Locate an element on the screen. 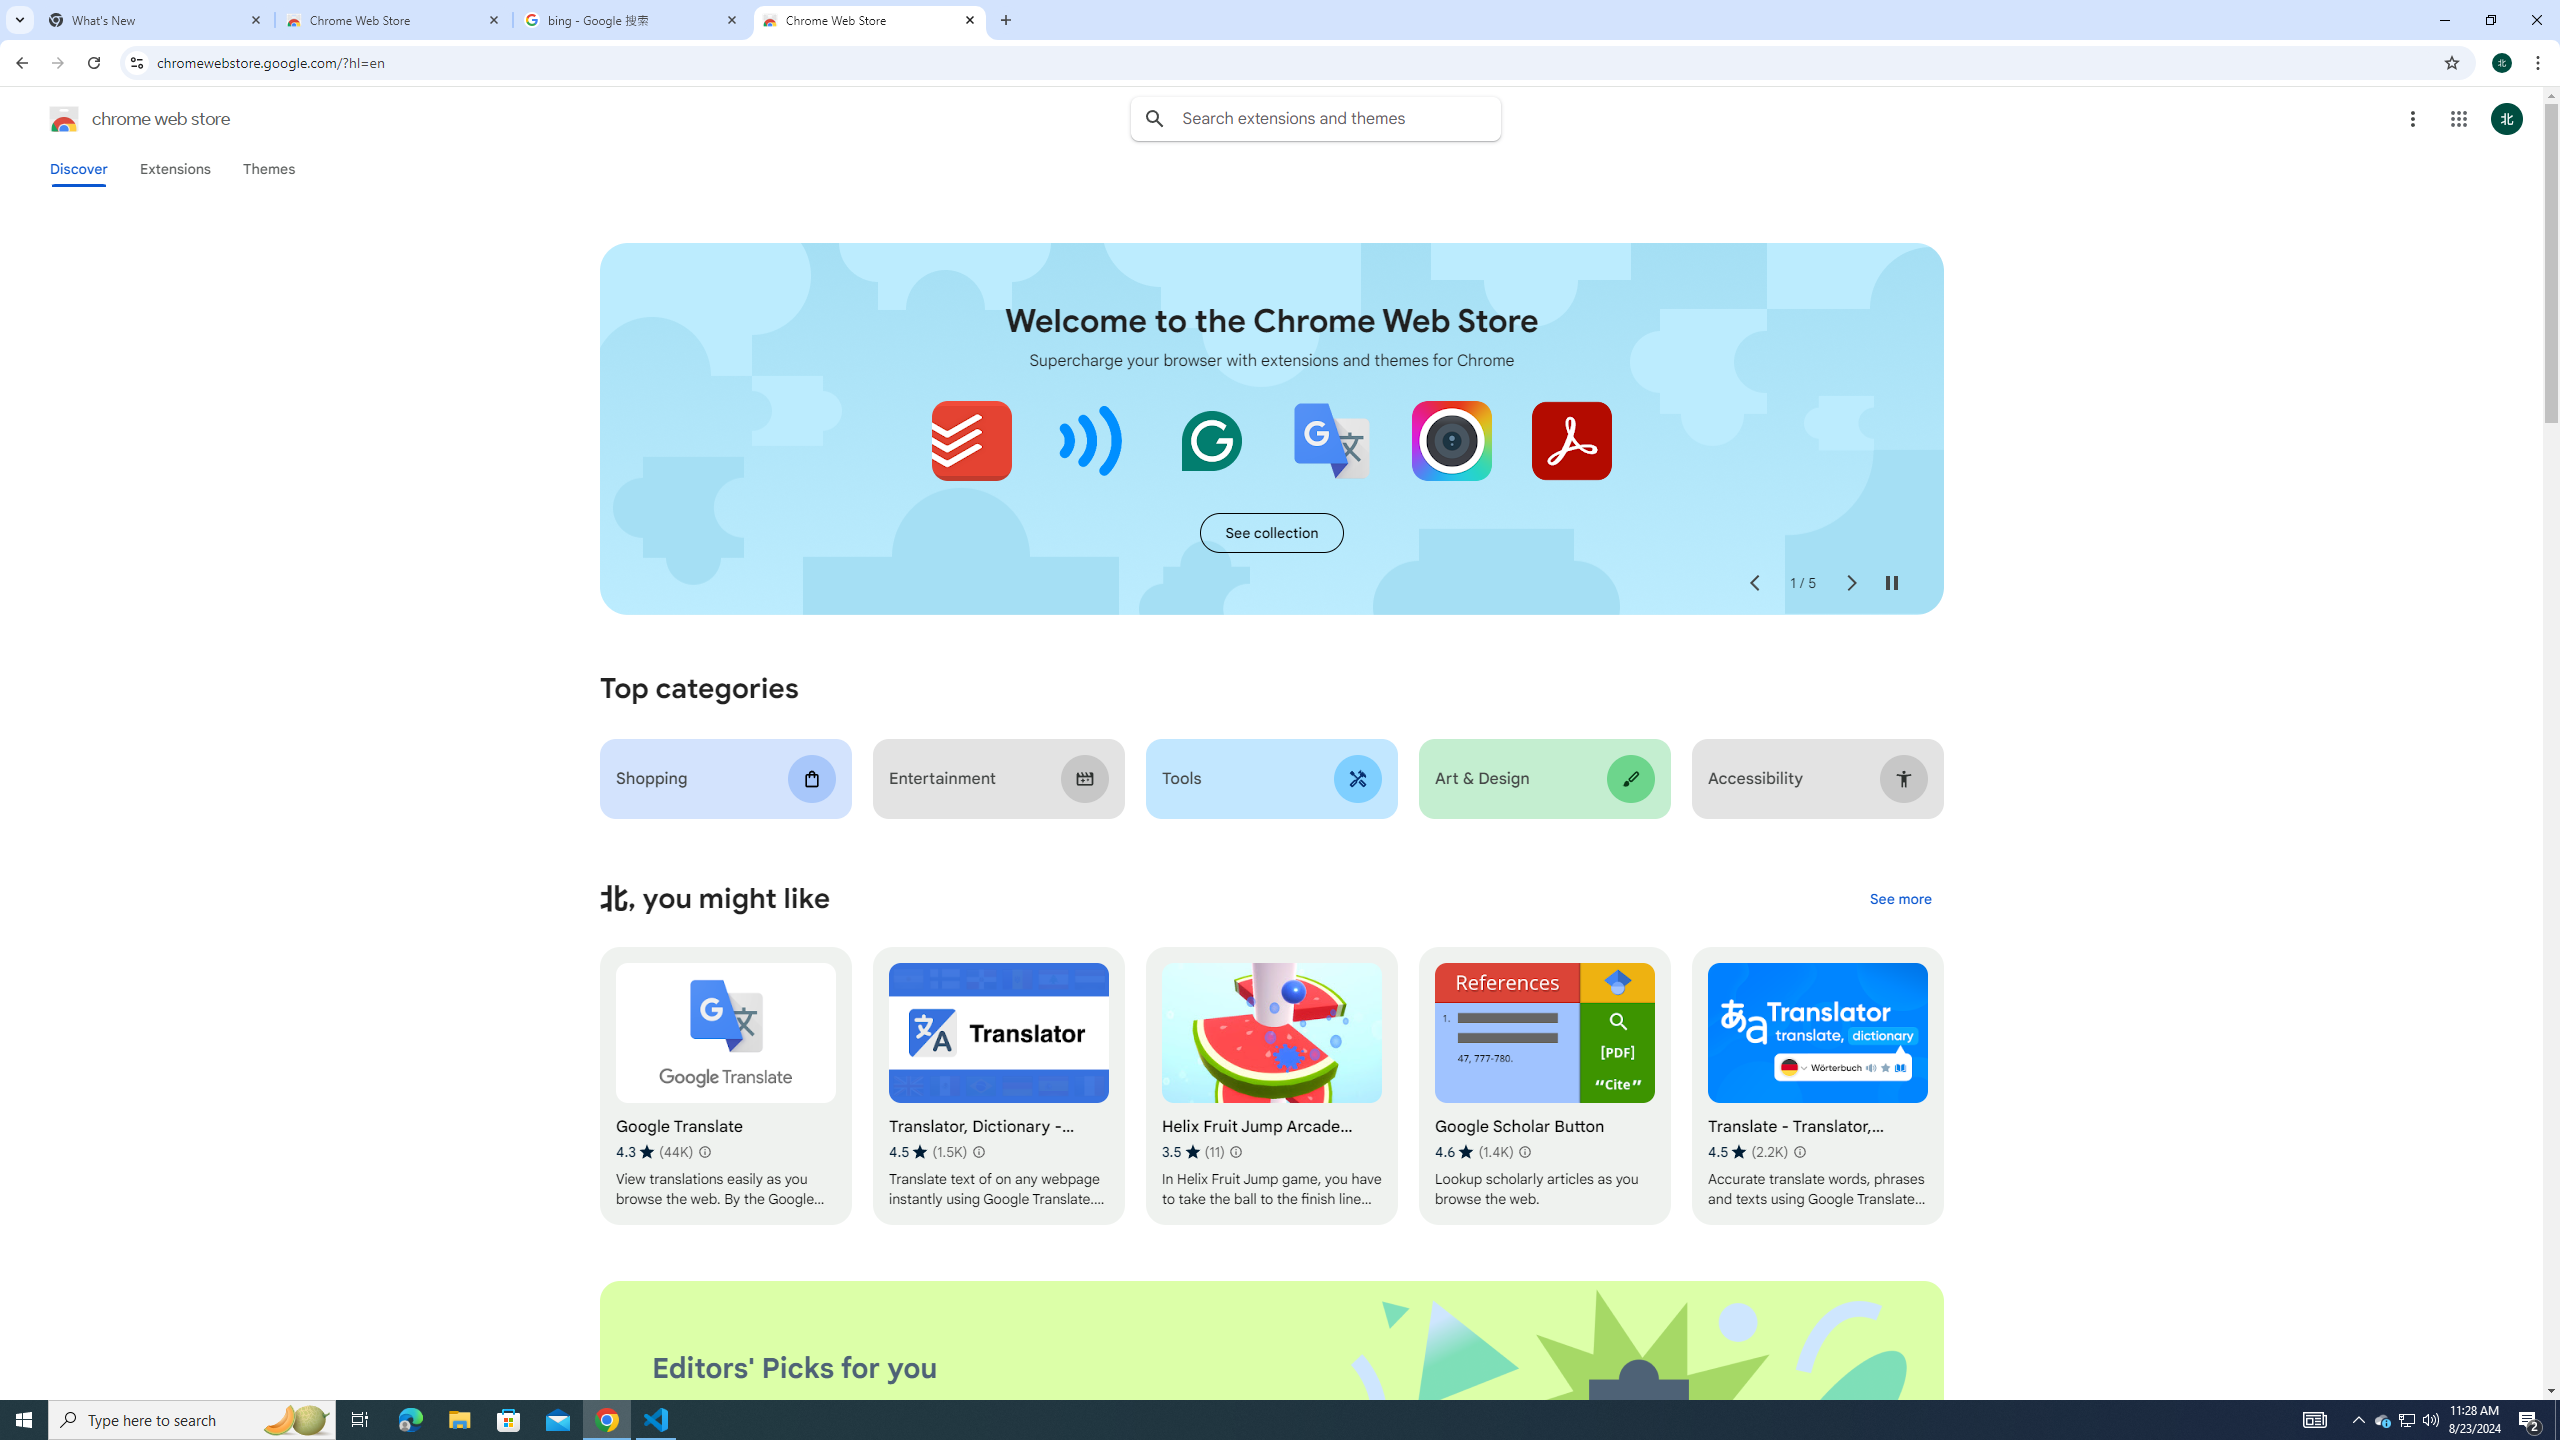 This screenshot has width=2560, height=1440. 'Adobe Acrobat: PDF edit, convert, sign tools' is located at coordinates (1569, 440).